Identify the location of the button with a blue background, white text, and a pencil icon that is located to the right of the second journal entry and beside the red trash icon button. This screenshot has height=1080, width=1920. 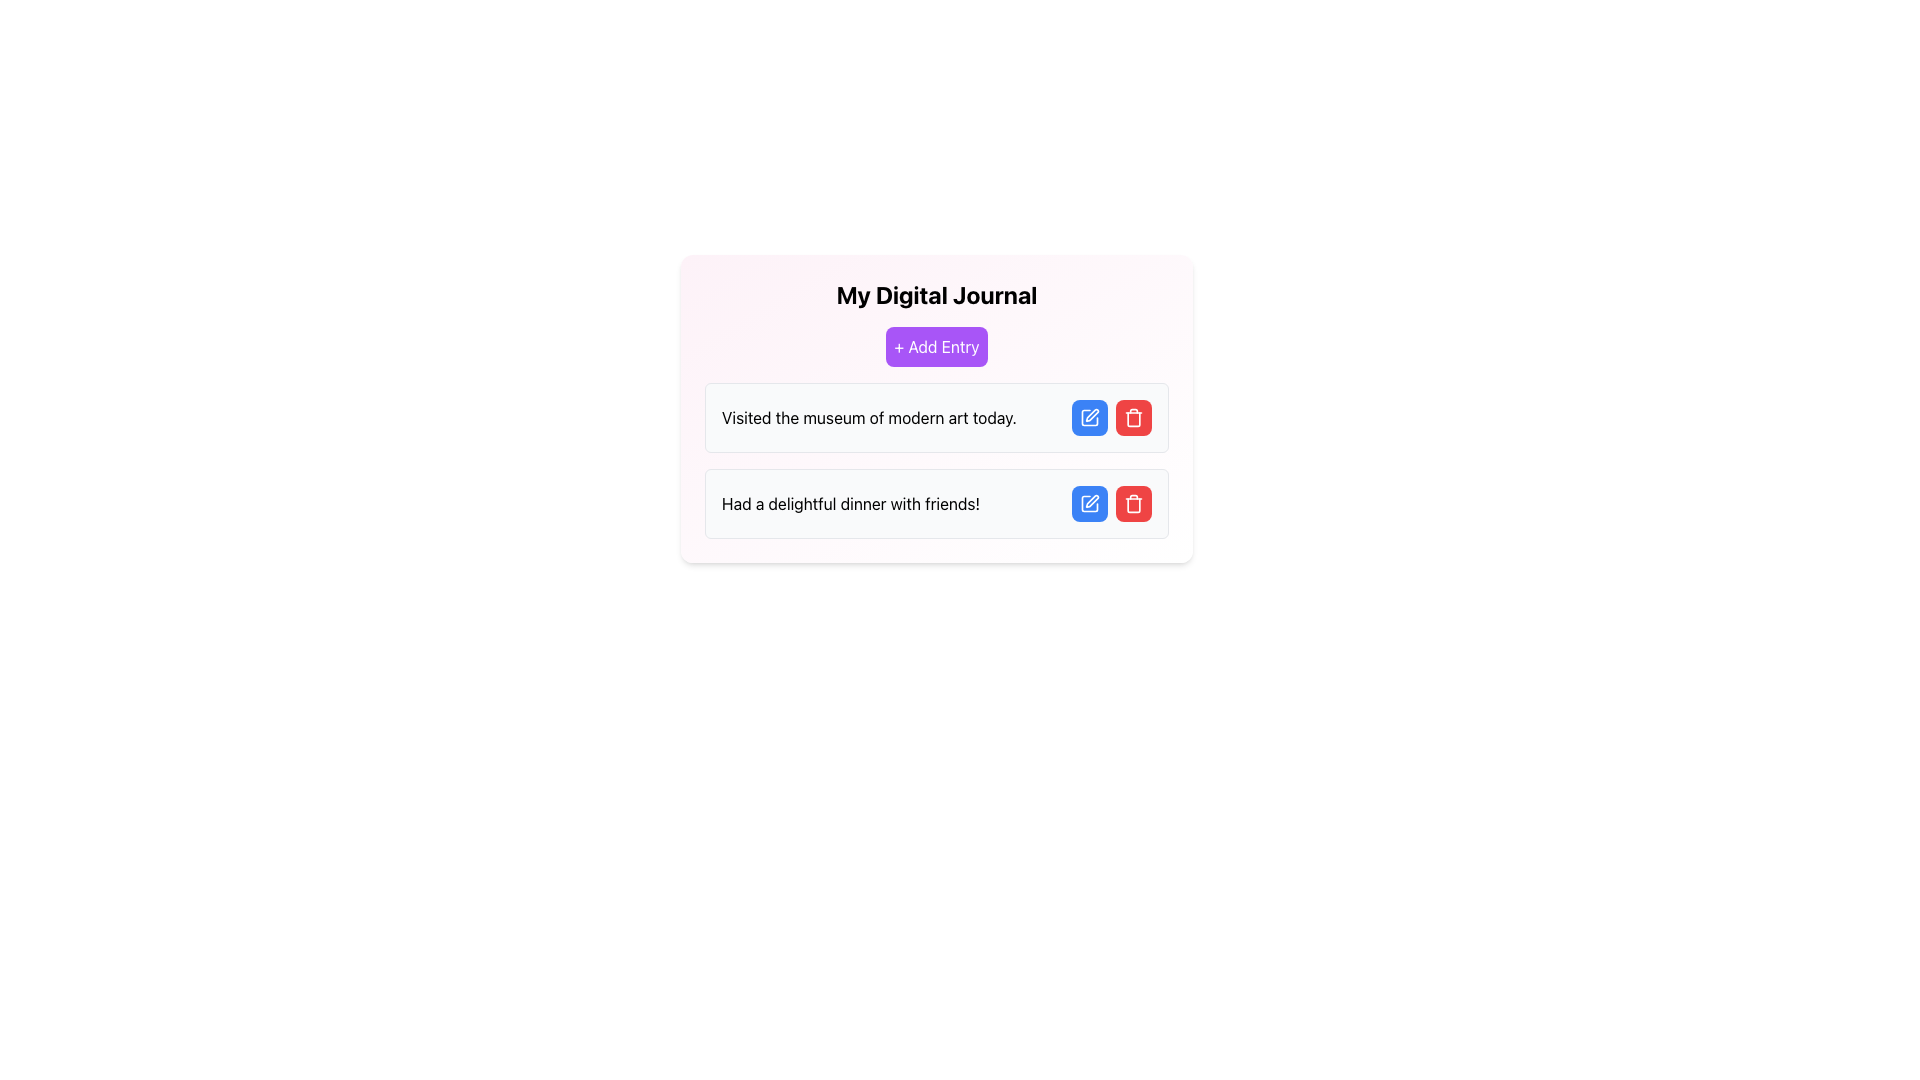
(1088, 503).